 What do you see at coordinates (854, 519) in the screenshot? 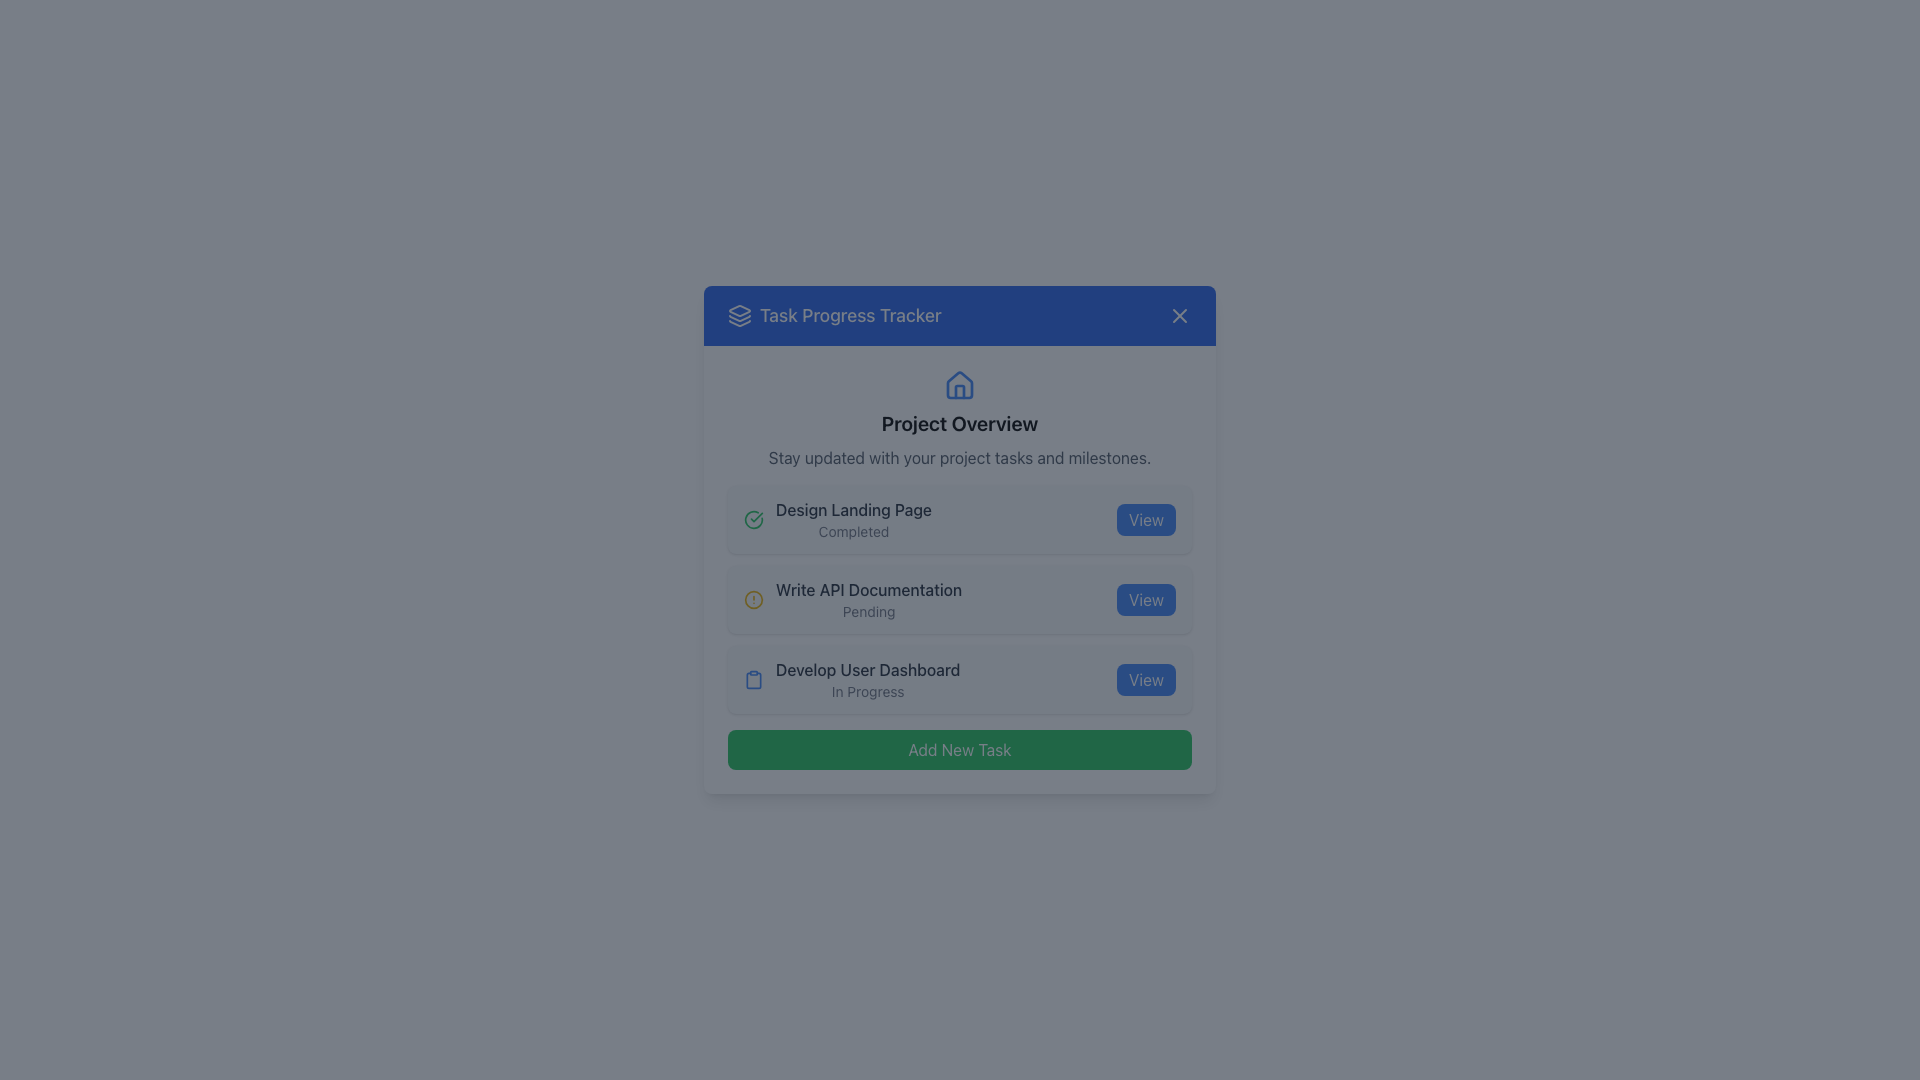
I see `the text label displaying 'Design Landing Page' with the smaller text 'Completed' below it, located at the top of a list of task cards` at bounding box center [854, 519].